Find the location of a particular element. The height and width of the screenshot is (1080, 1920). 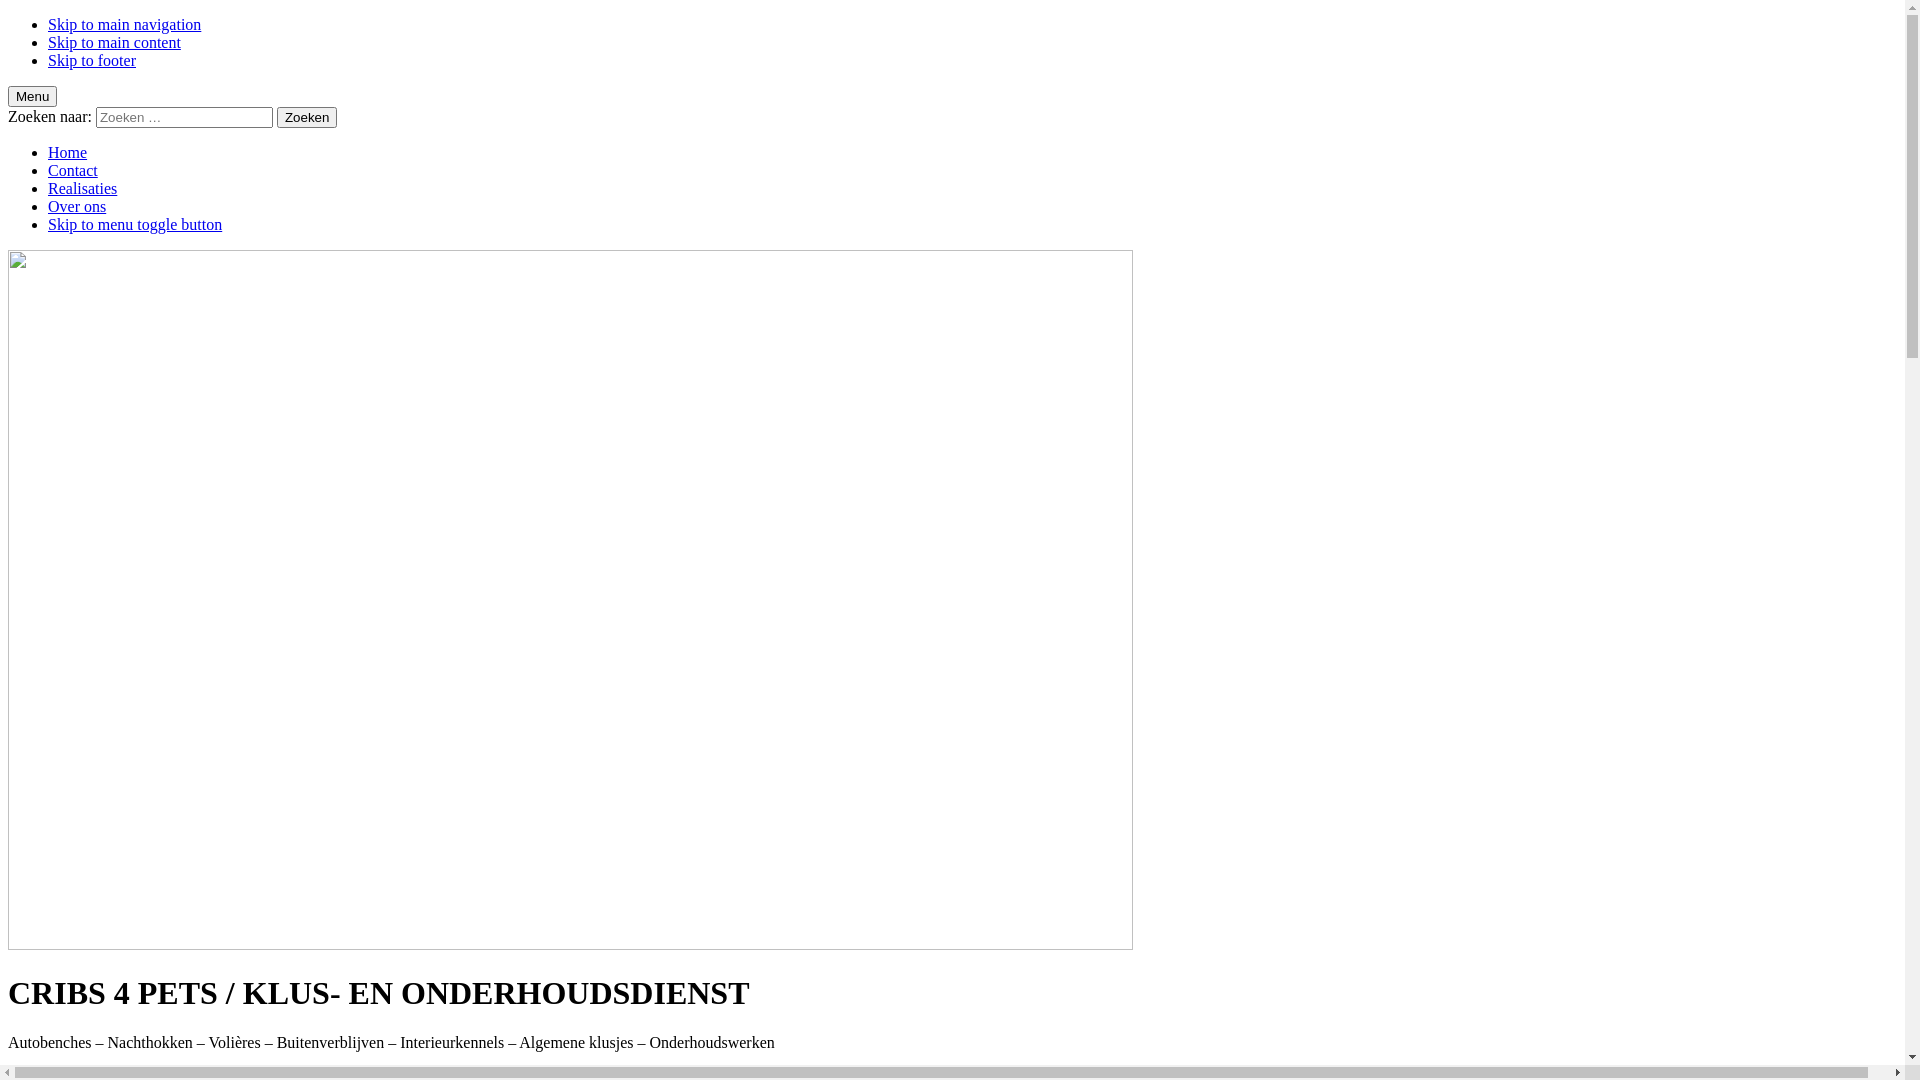

'Realisaties' is located at coordinates (81, 188).